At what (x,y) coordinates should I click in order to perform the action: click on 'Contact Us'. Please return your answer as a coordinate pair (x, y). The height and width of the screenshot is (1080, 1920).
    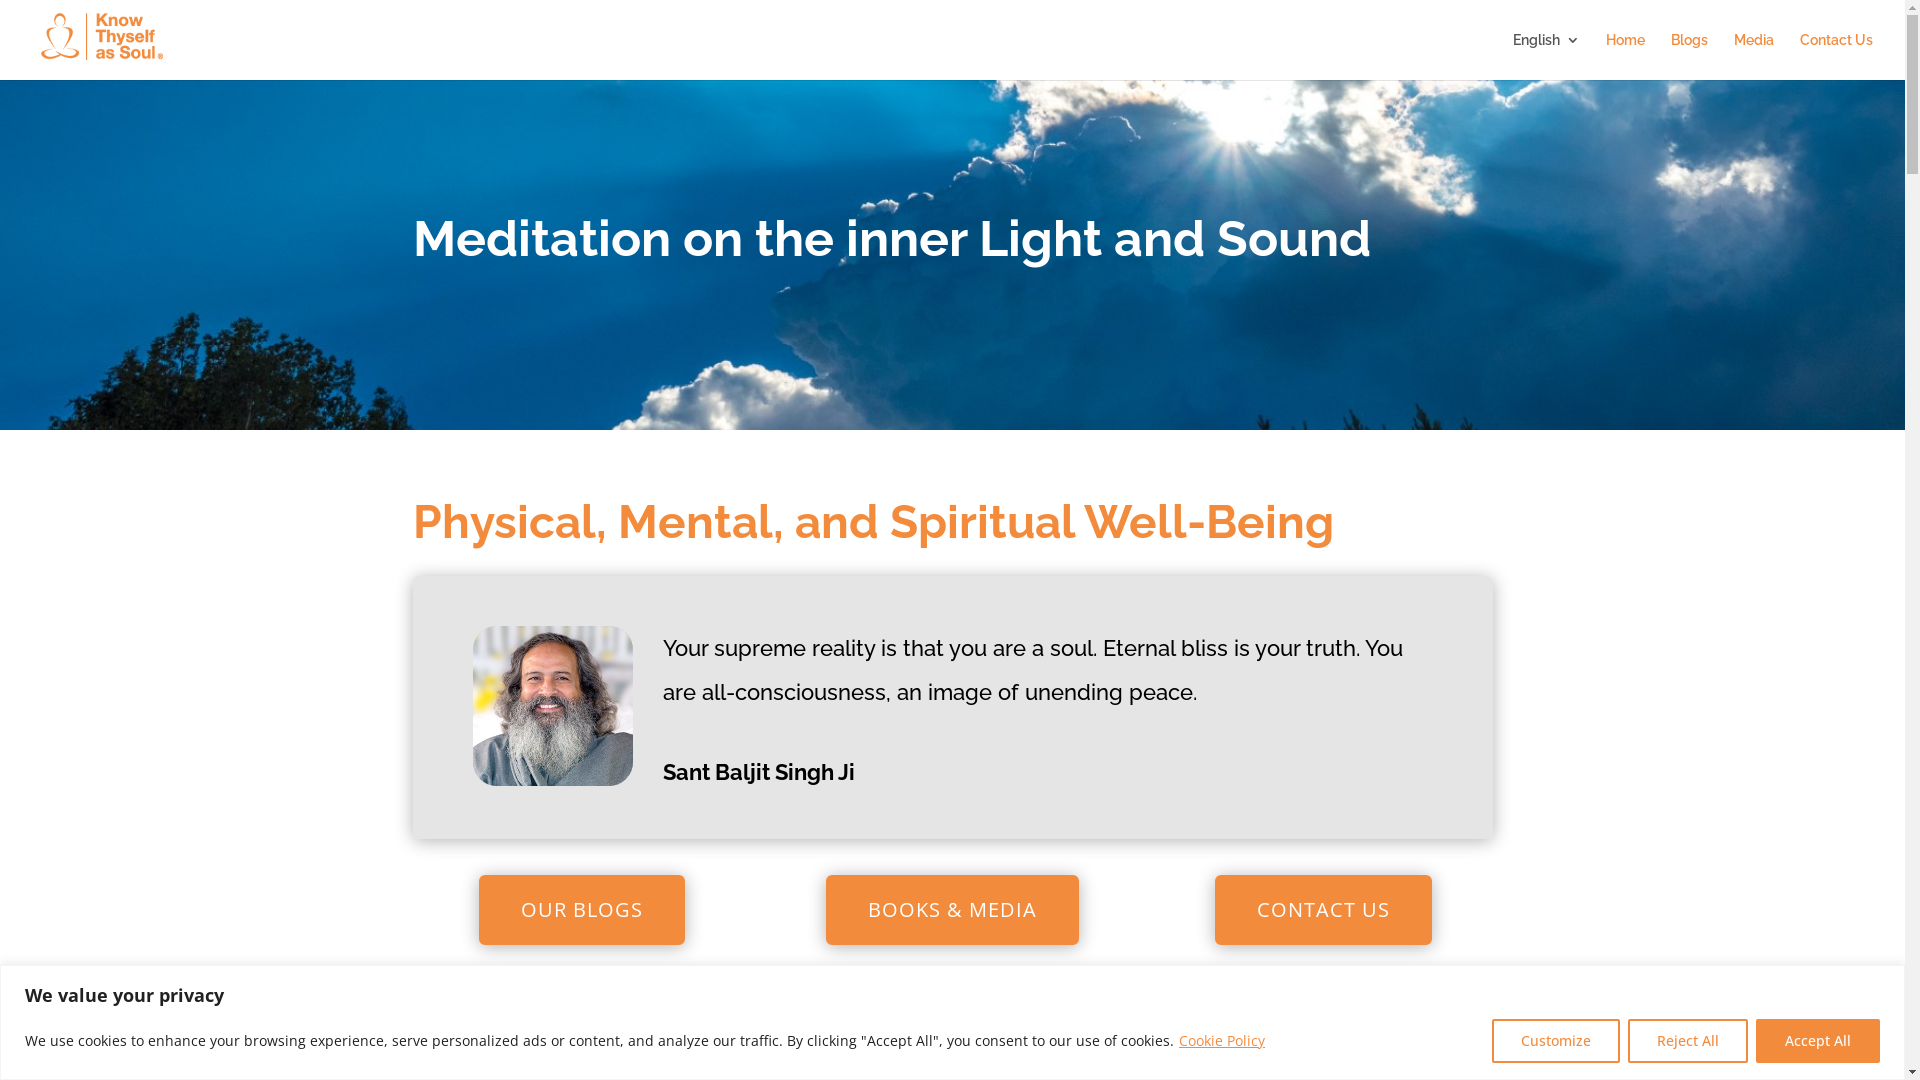
    Looking at the image, I should click on (1800, 55).